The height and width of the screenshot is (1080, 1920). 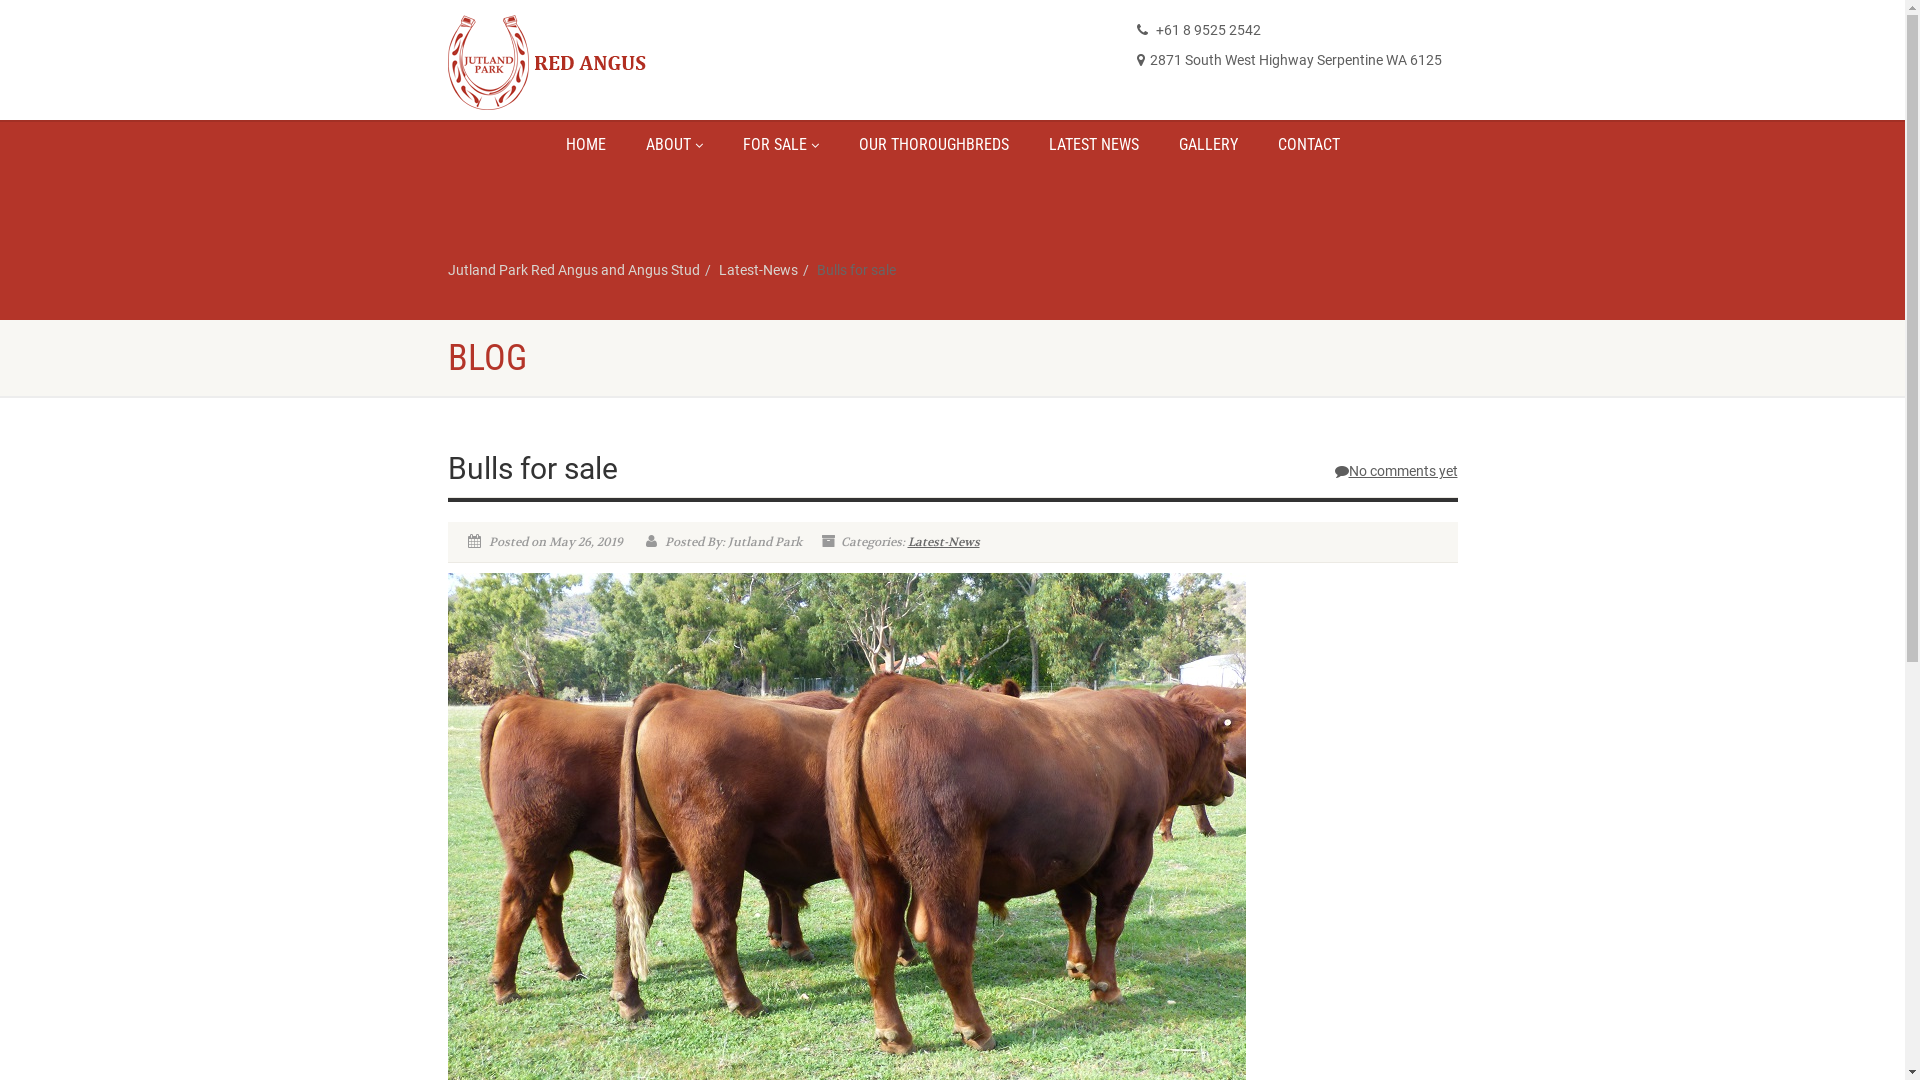 What do you see at coordinates (1137, 30) in the screenshot?
I see `'+61 8 9525 2542'` at bounding box center [1137, 30].